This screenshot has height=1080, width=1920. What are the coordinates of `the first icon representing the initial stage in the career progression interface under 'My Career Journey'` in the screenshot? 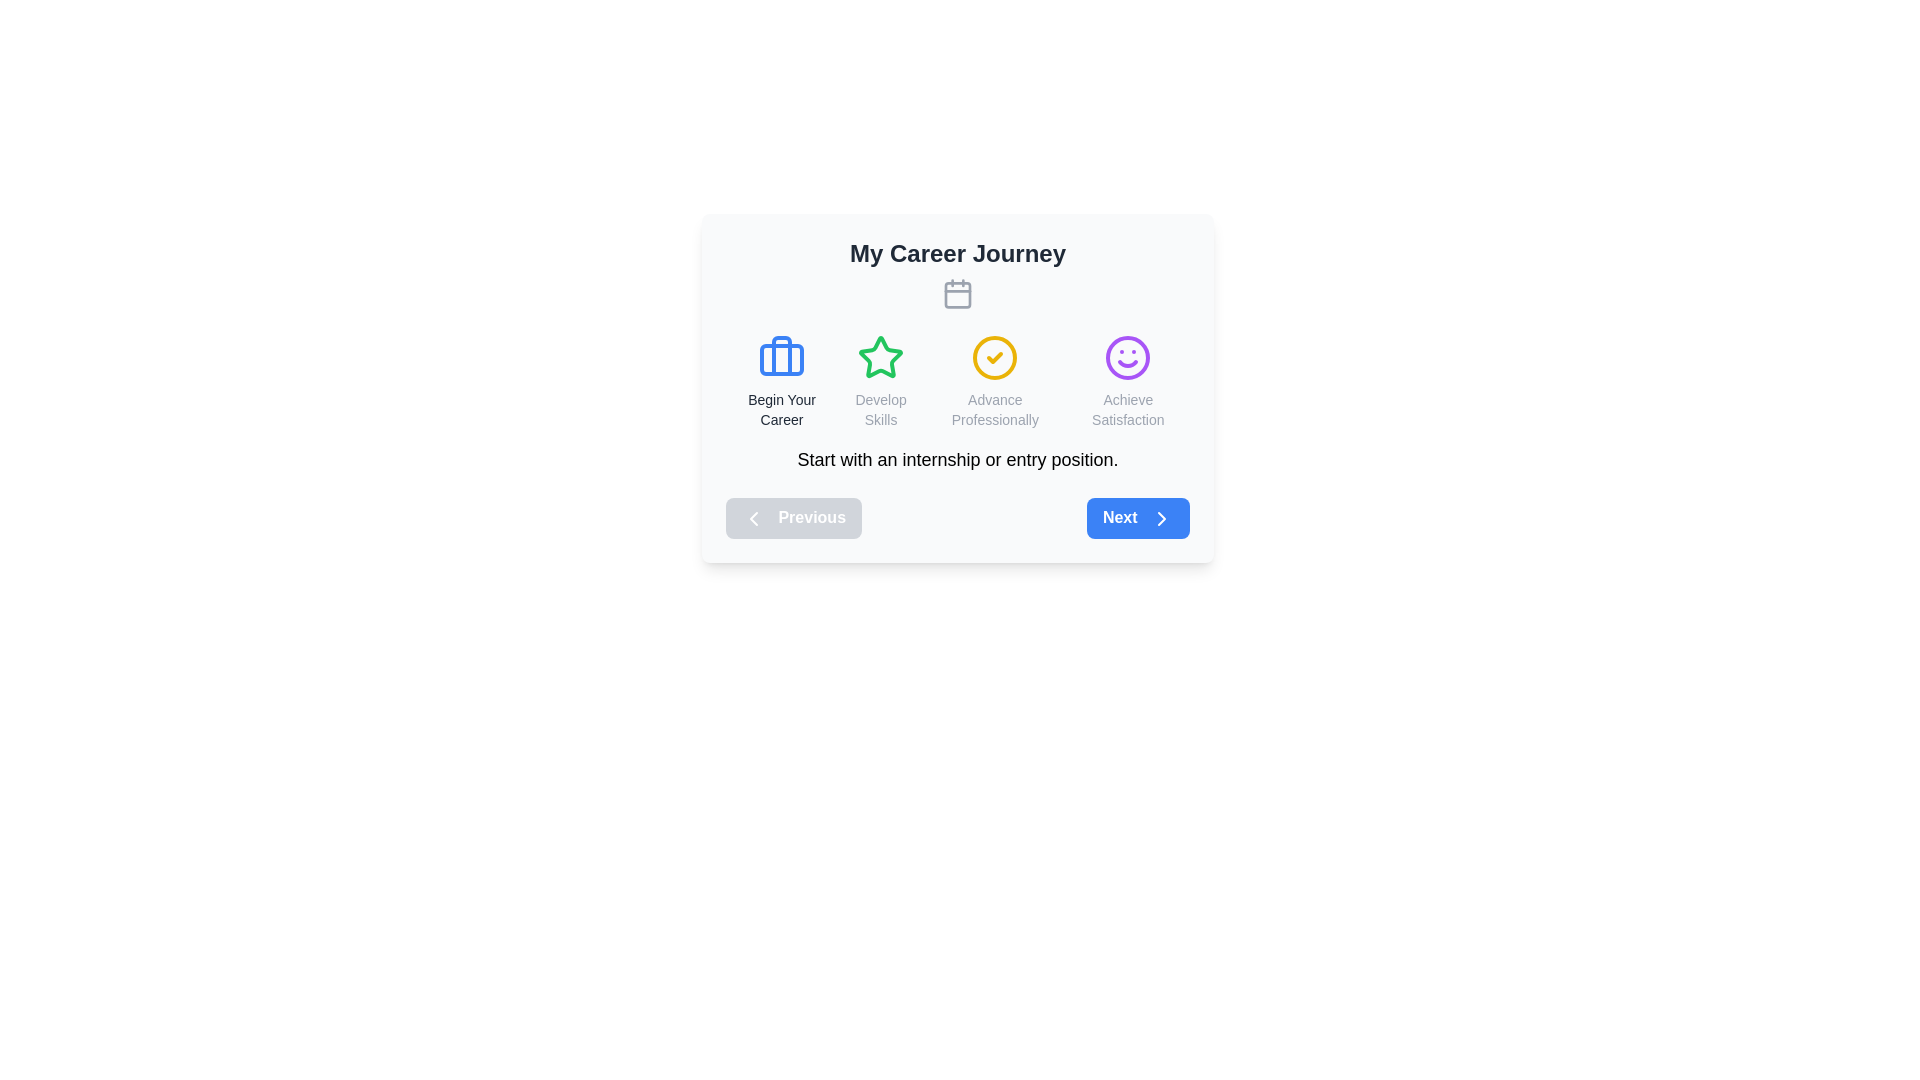 It's located at (781, 381).